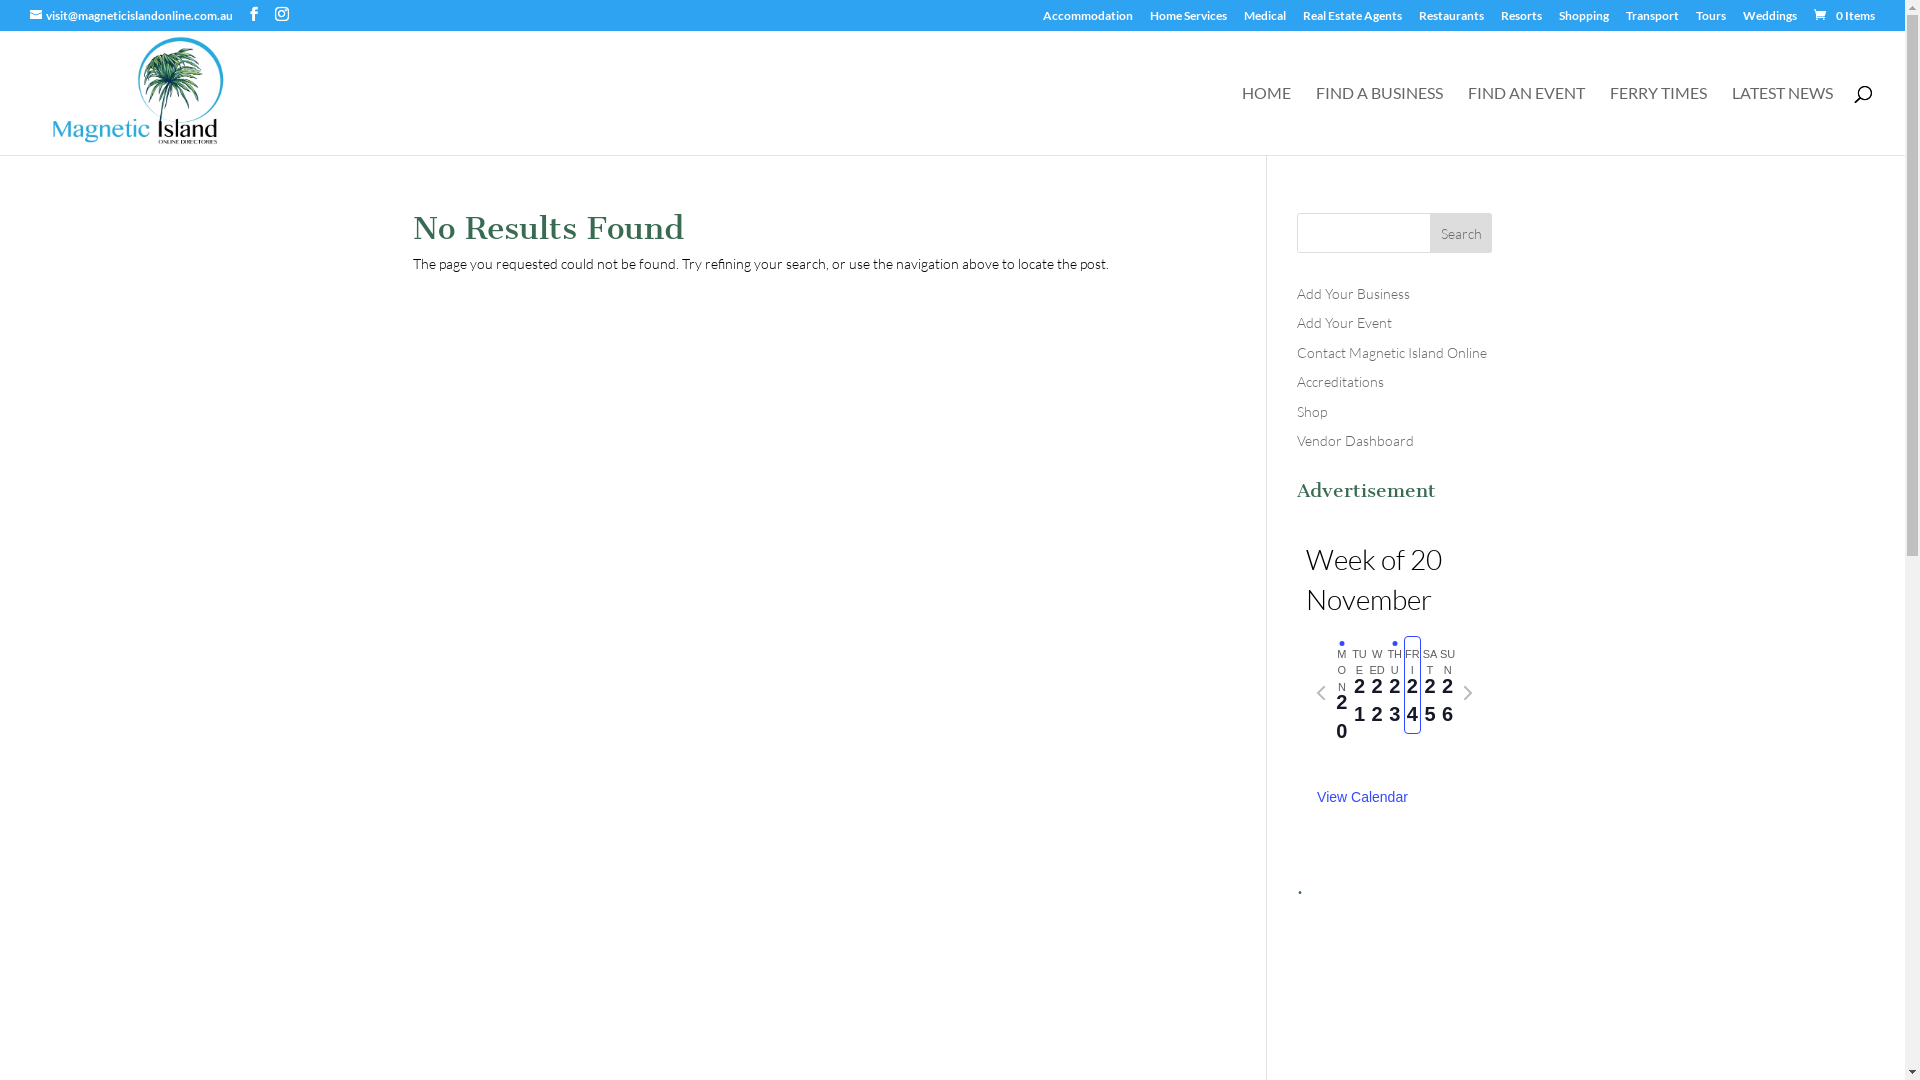  What do you see at coordinates (1709, 20) in the screenshot?
I see `'Tours'` at bounding box center [1709, 20].